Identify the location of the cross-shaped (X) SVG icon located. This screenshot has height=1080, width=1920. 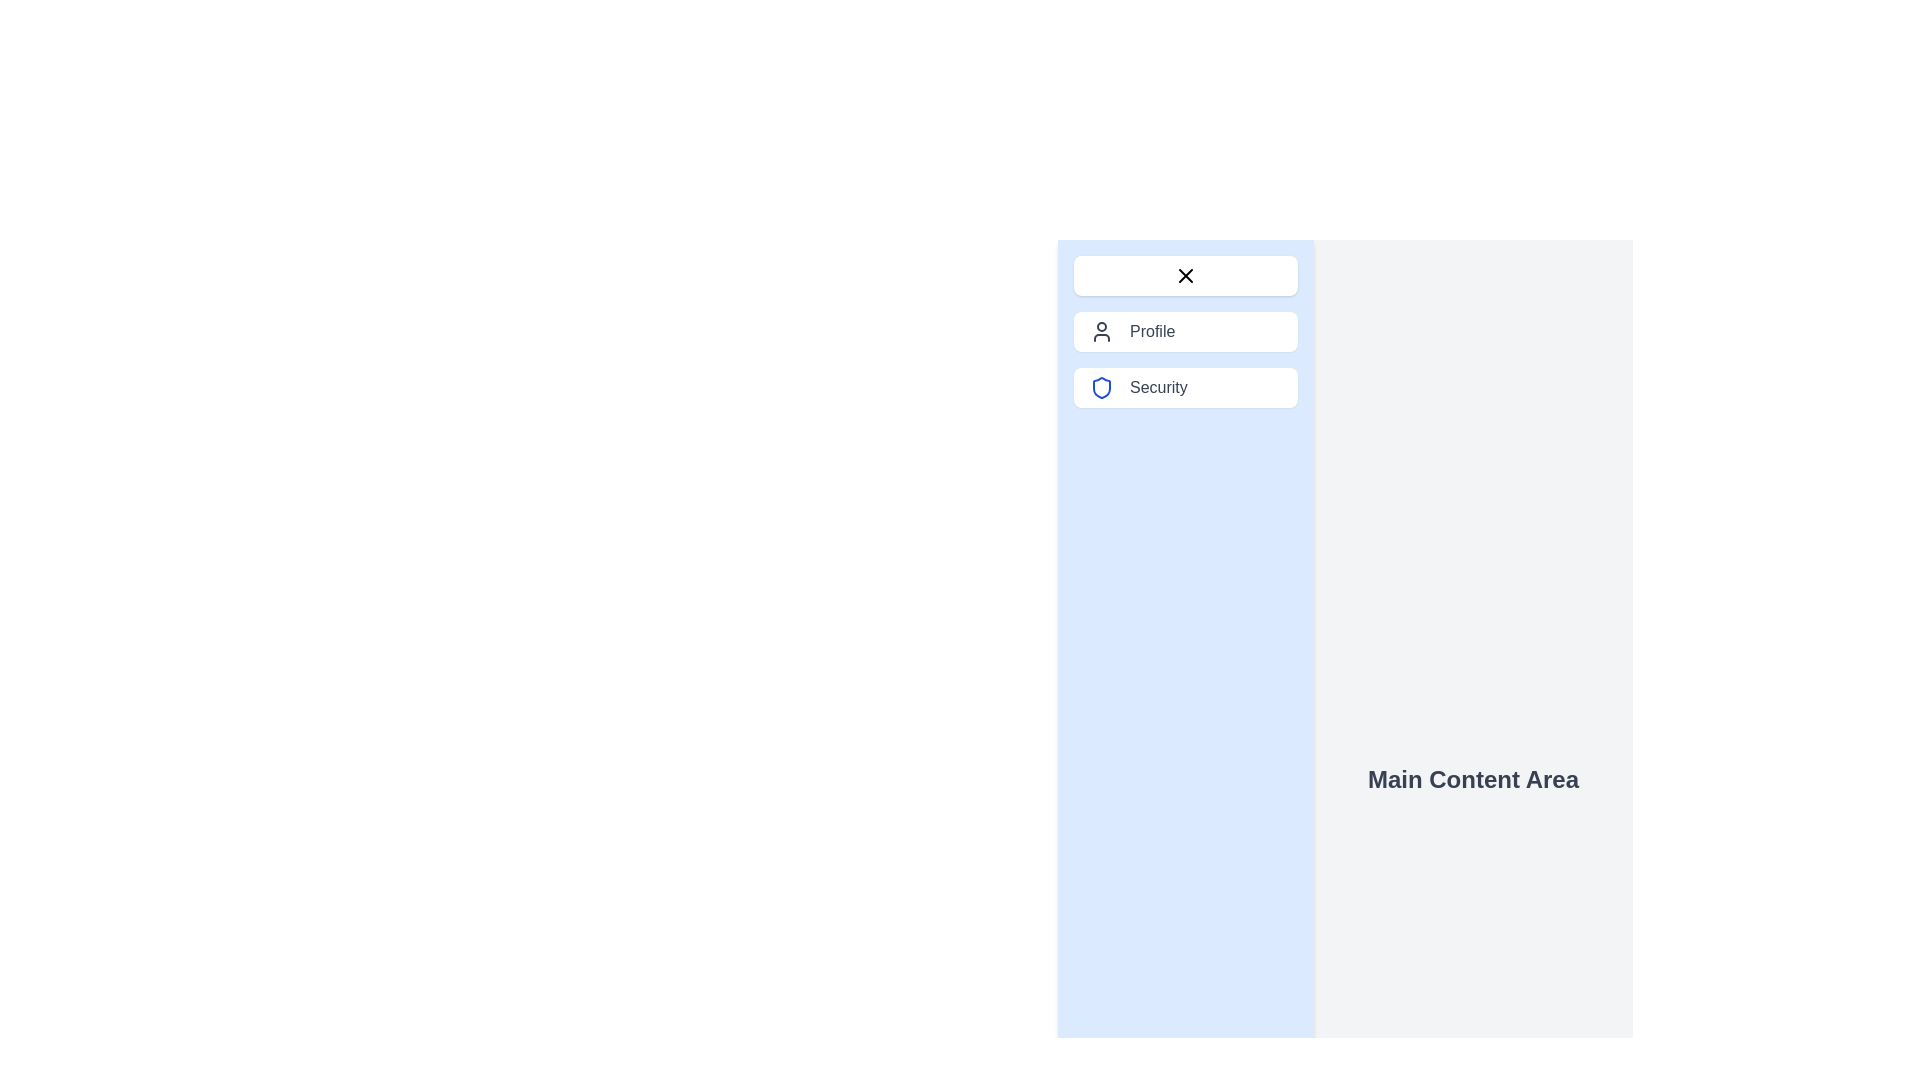
(1185, 276).